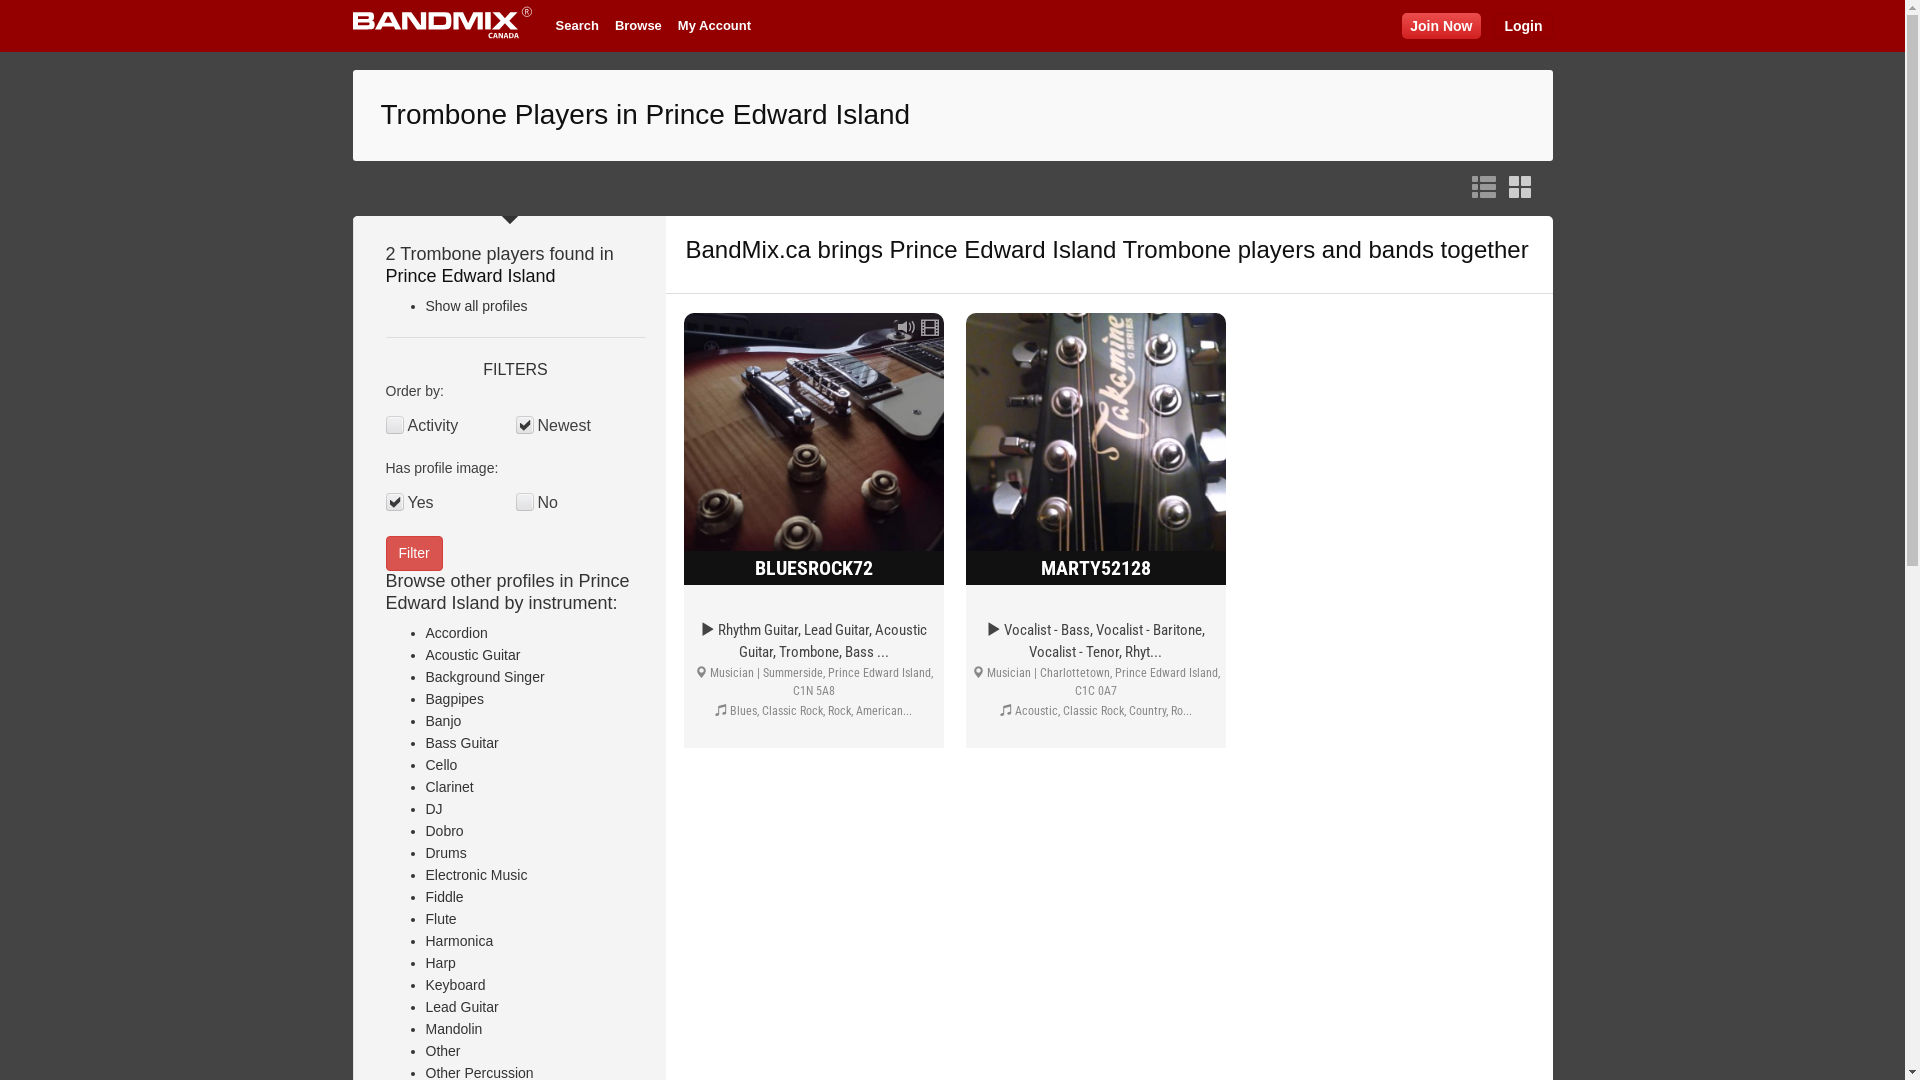 This screenshot has height=1080, width=1920. What do you see at coordinates (385, 276) in the screenshot?
I see `'Prince Edward Island'` at bounding box center [385, 276].